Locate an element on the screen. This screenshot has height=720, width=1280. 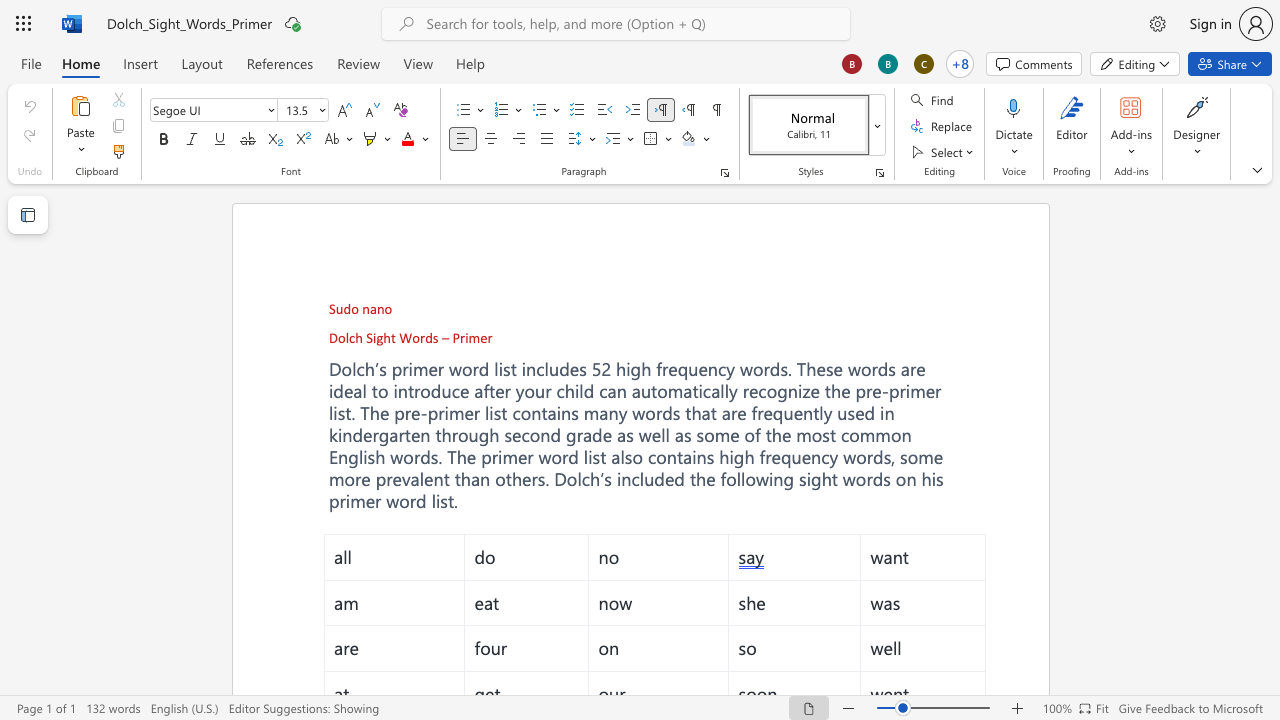
the space between the continuous character "d" and "s" in the text is located at coordinates (431, 336).